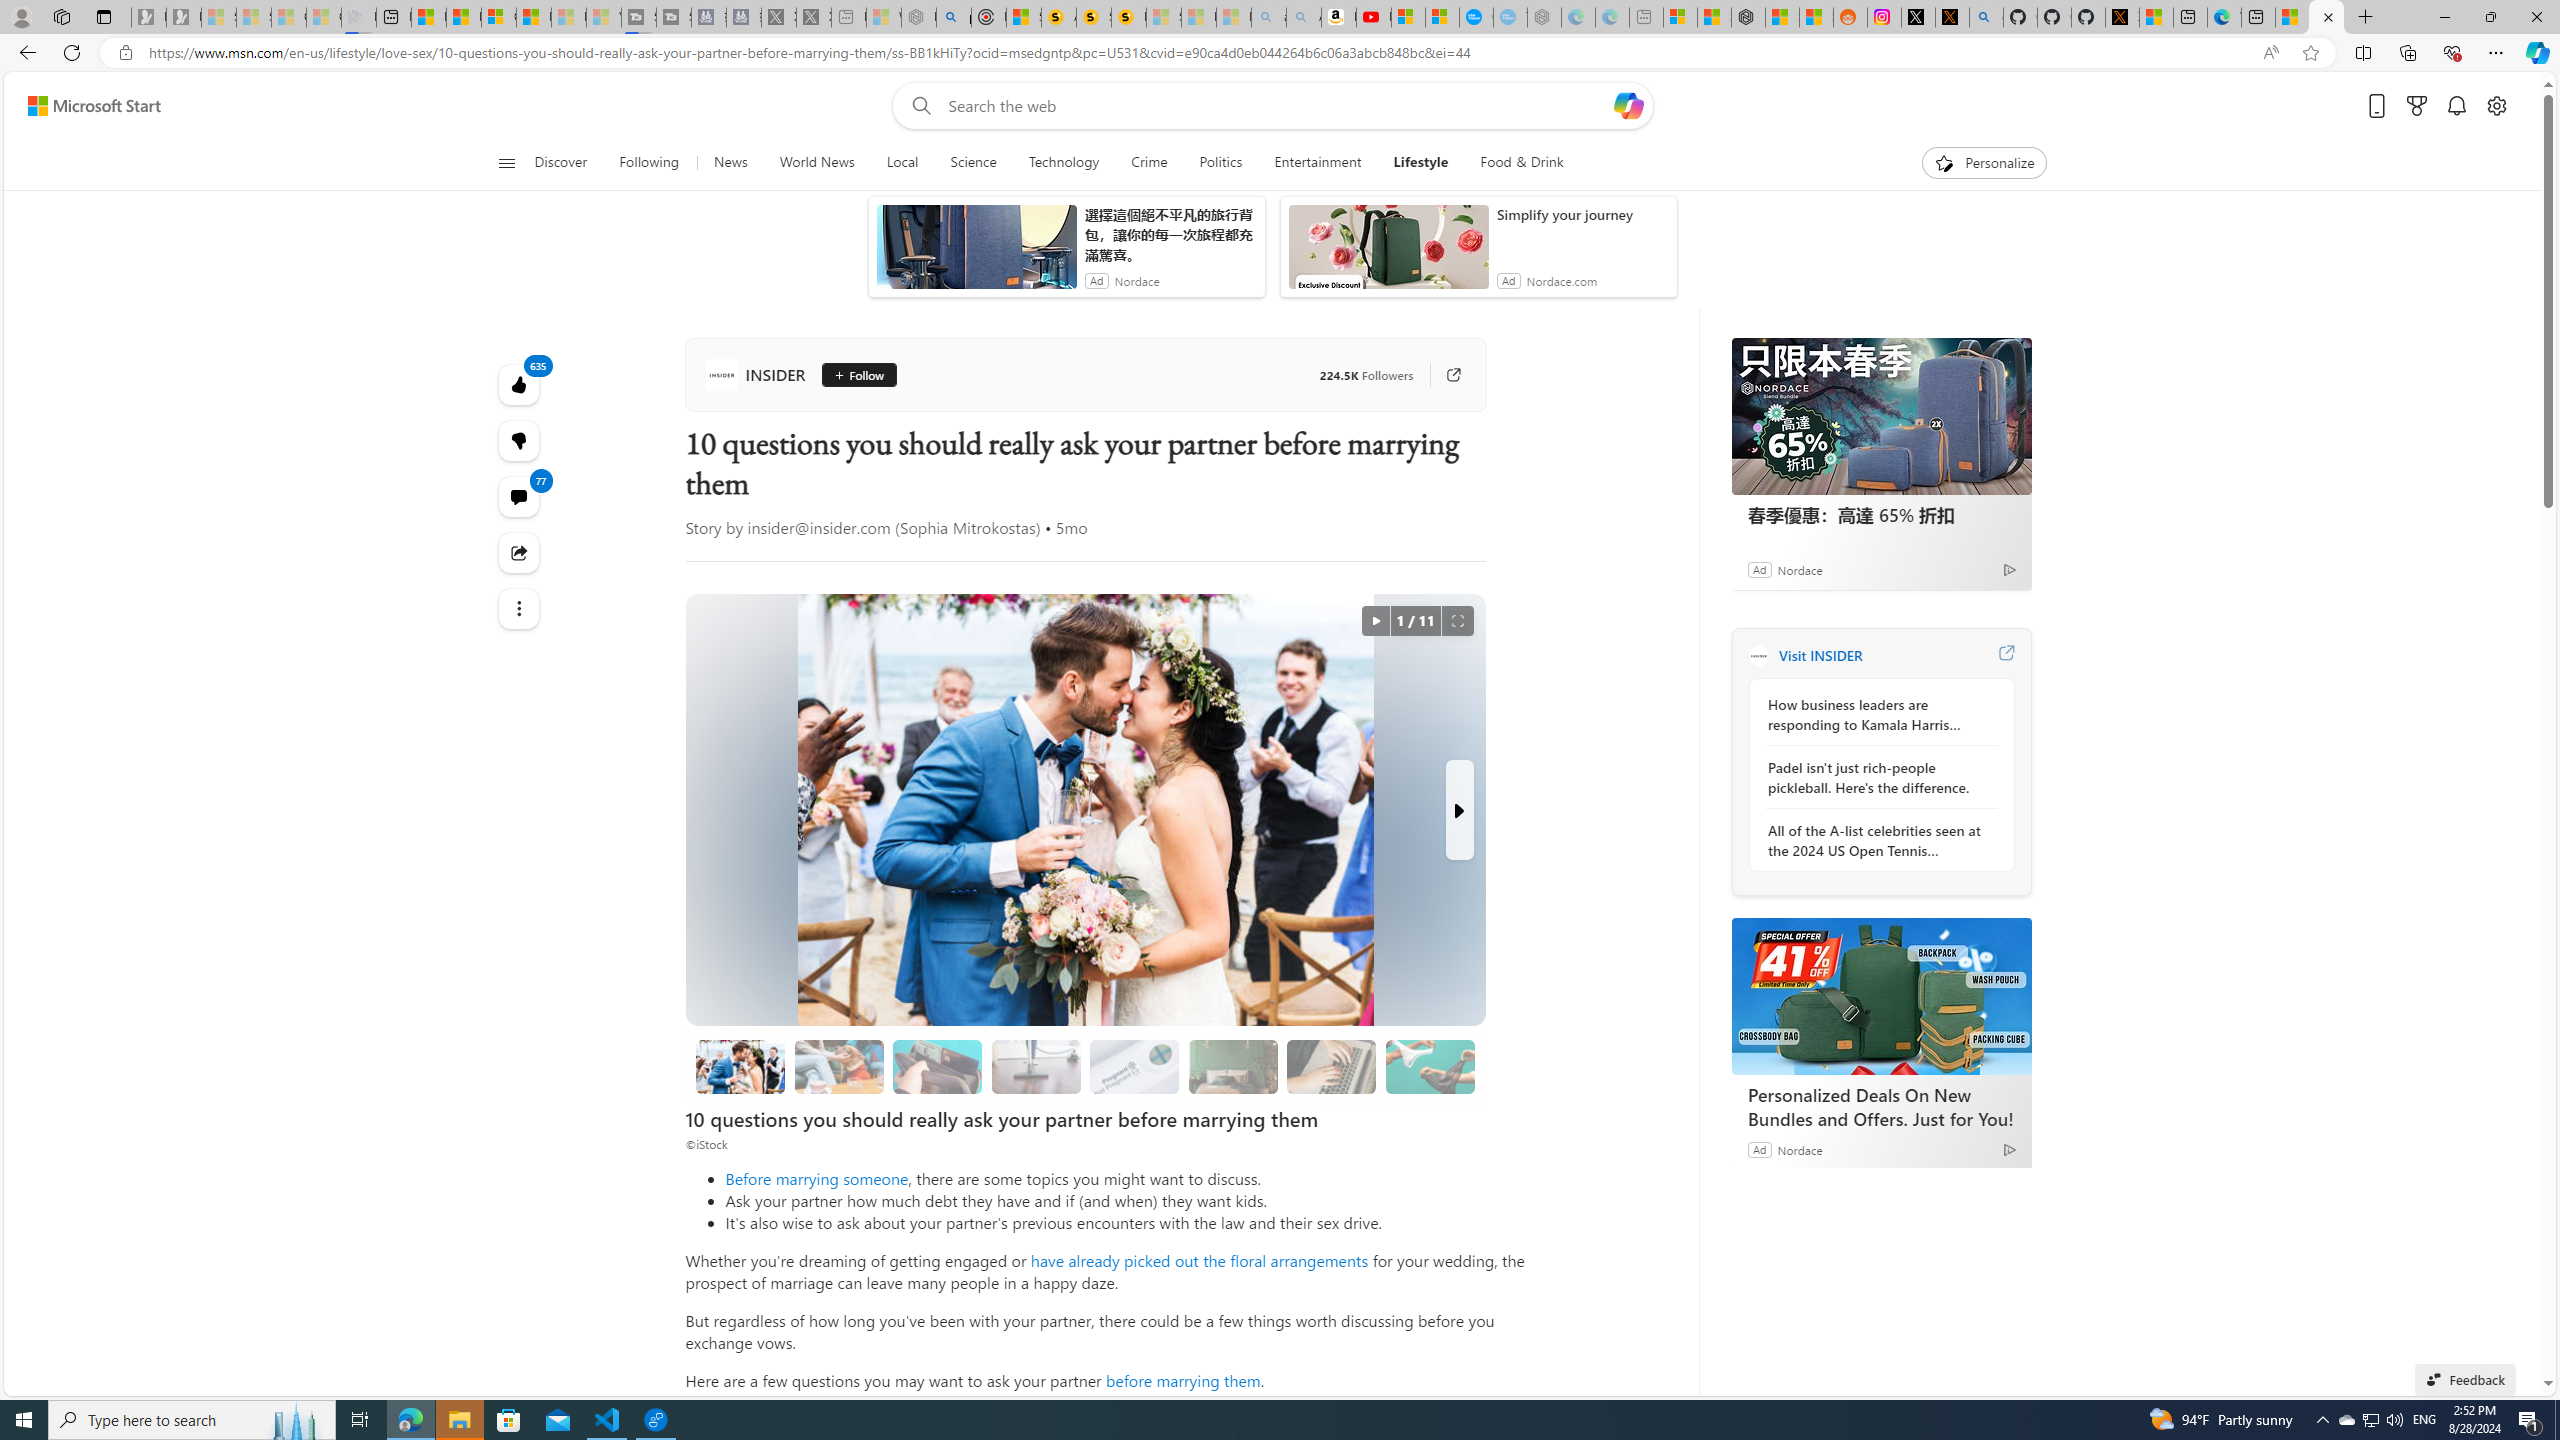 Image resolution: width=2560 pixels, height=1440 pixels. I want to click on 'Two friend sitting at a coffee shop petting a dog.', so click(839, 1066).